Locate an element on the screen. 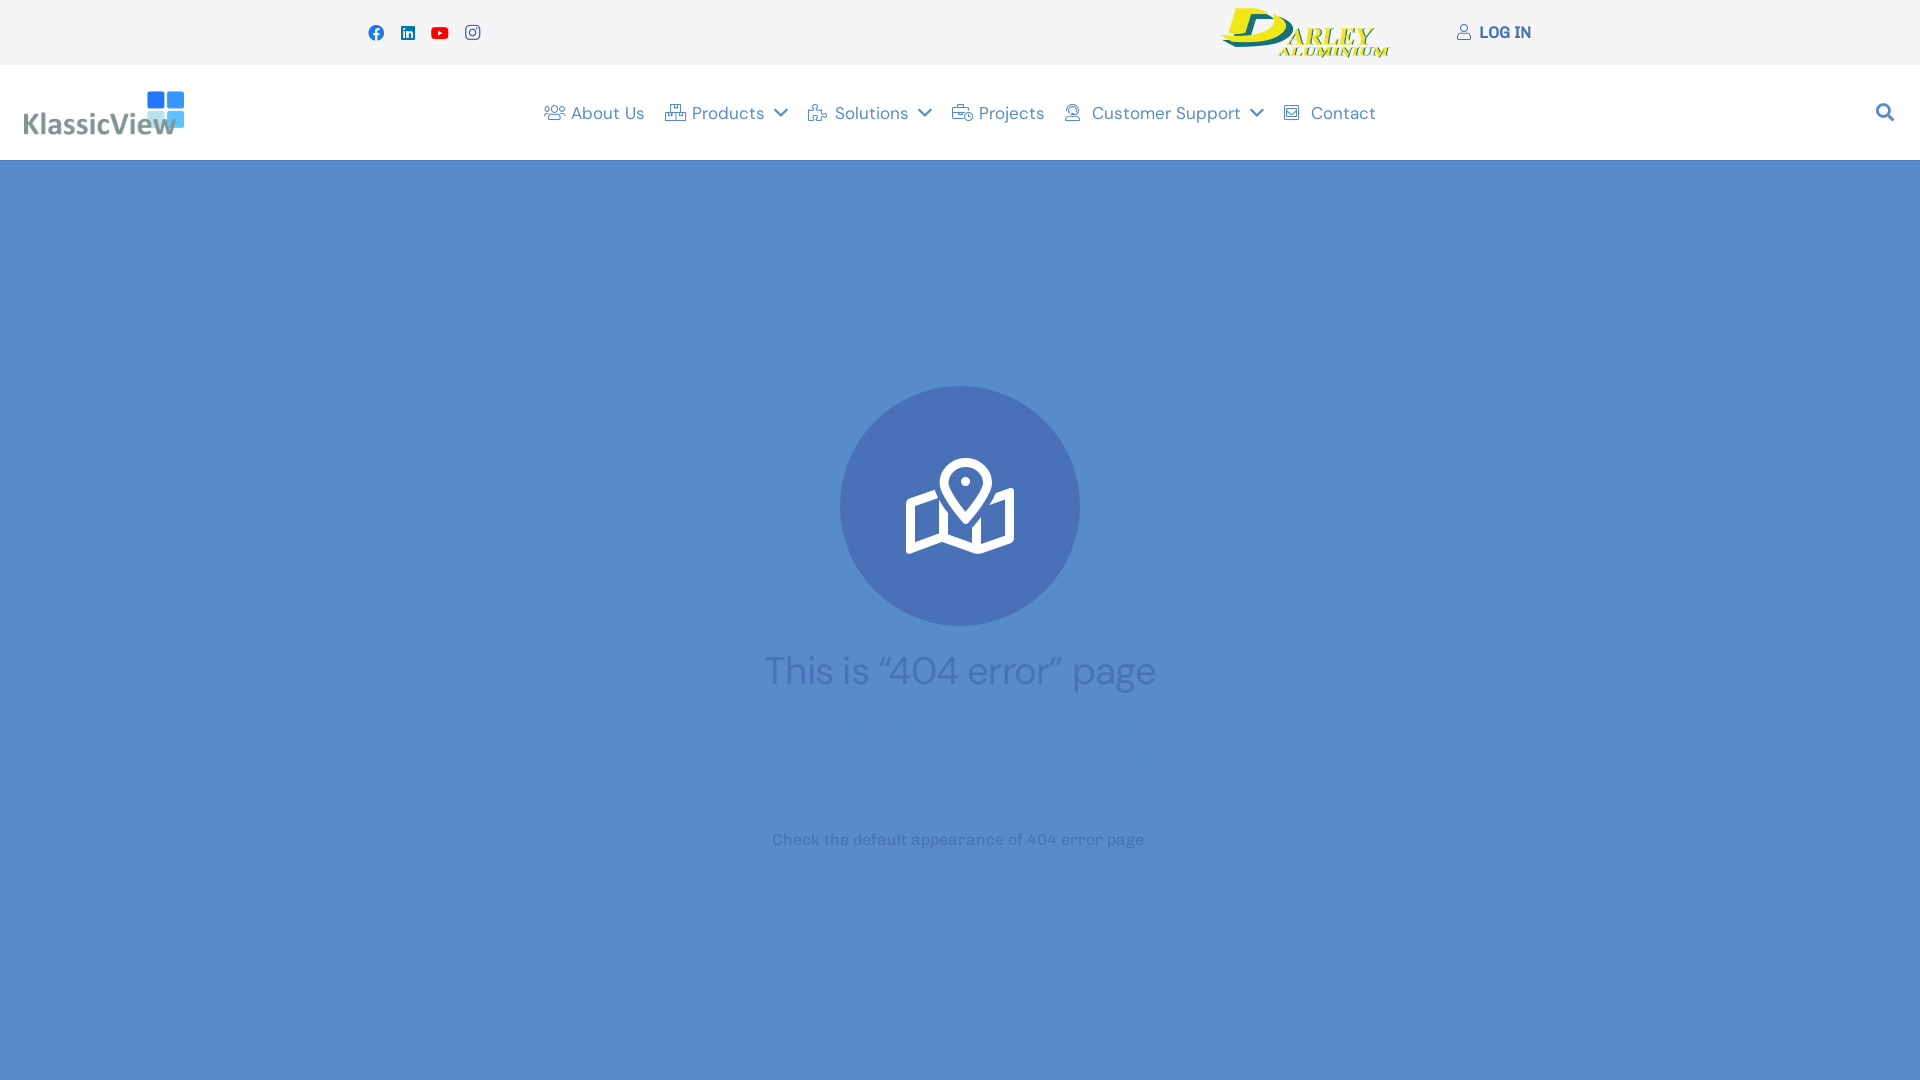 Image resolution: width=1920 pixels, height=1080 pixels. 'YouTube' is located at coordinates (439, 31).